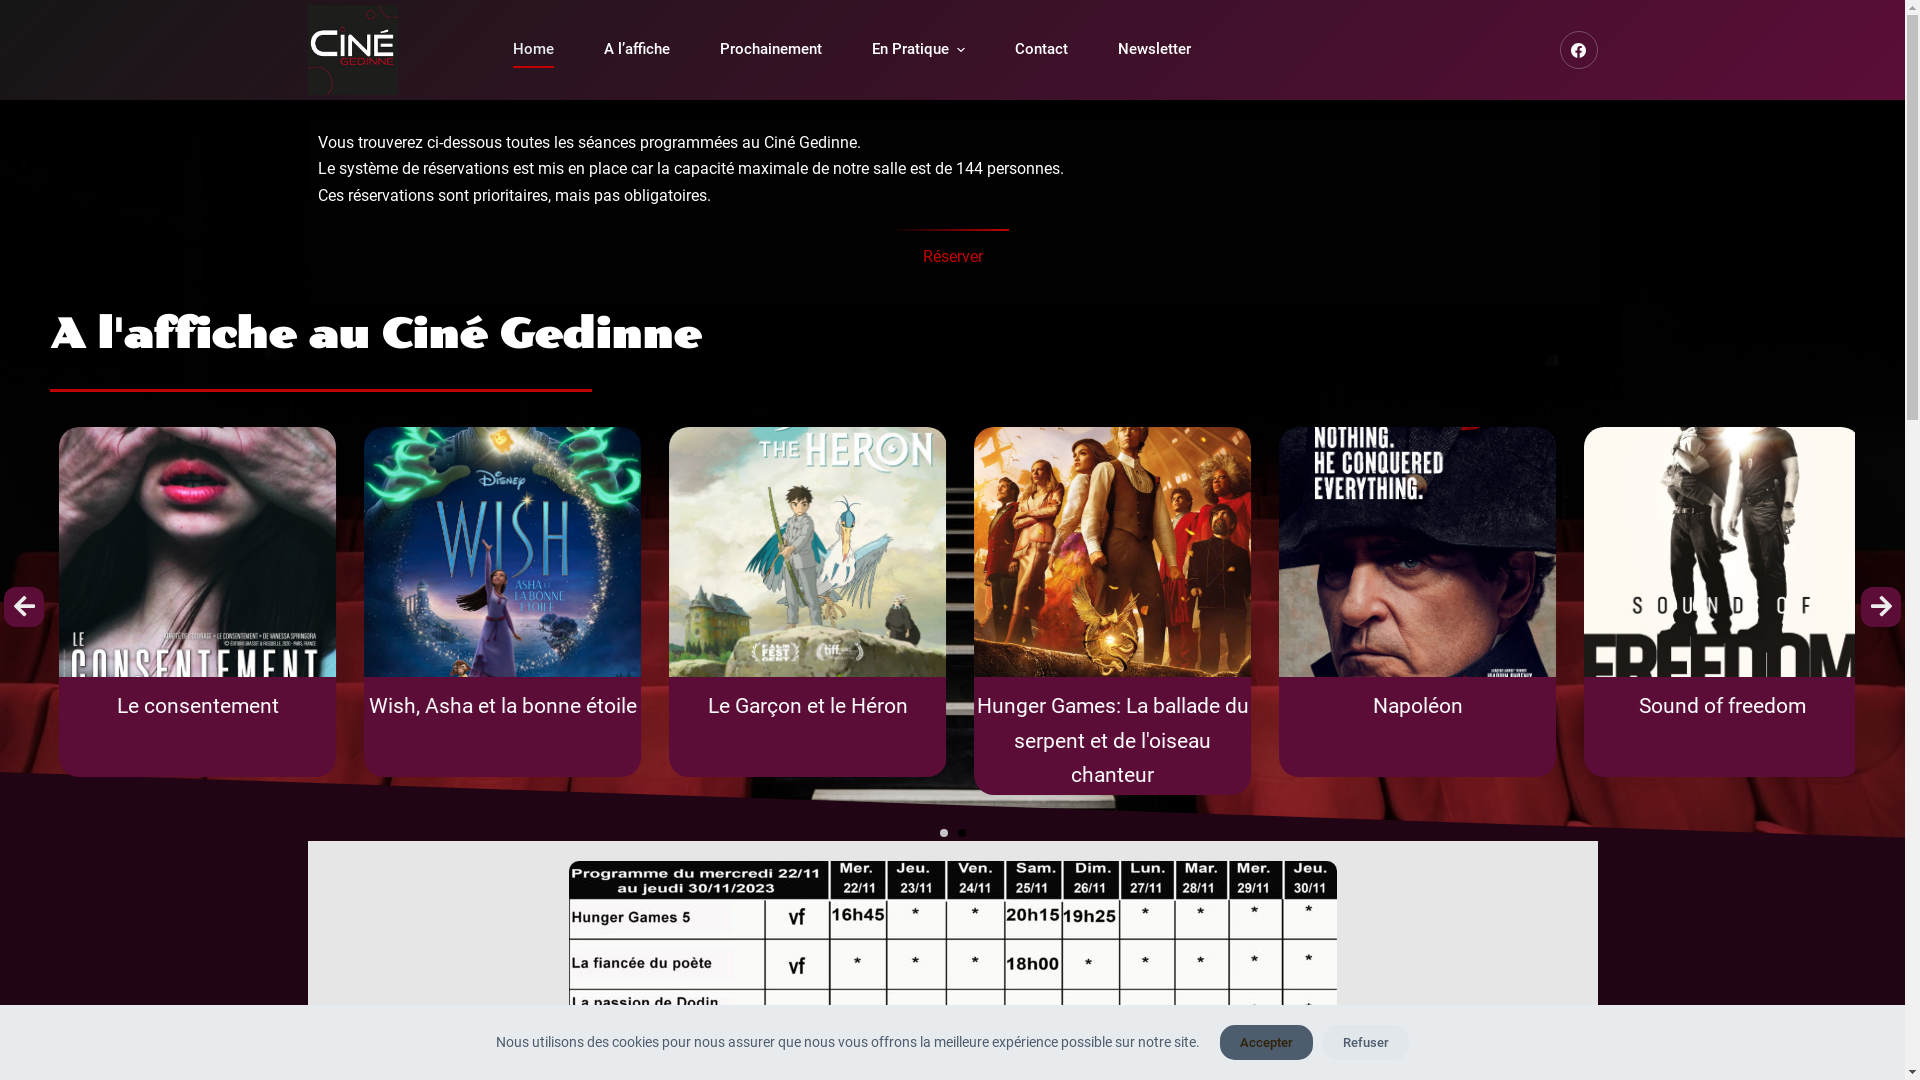 Image resolution: width=1920 pixels, height=1080 pixels. Describe the element at coordinates (1153, 48) in the screenshot. I see `'Newsletter'` at that location.